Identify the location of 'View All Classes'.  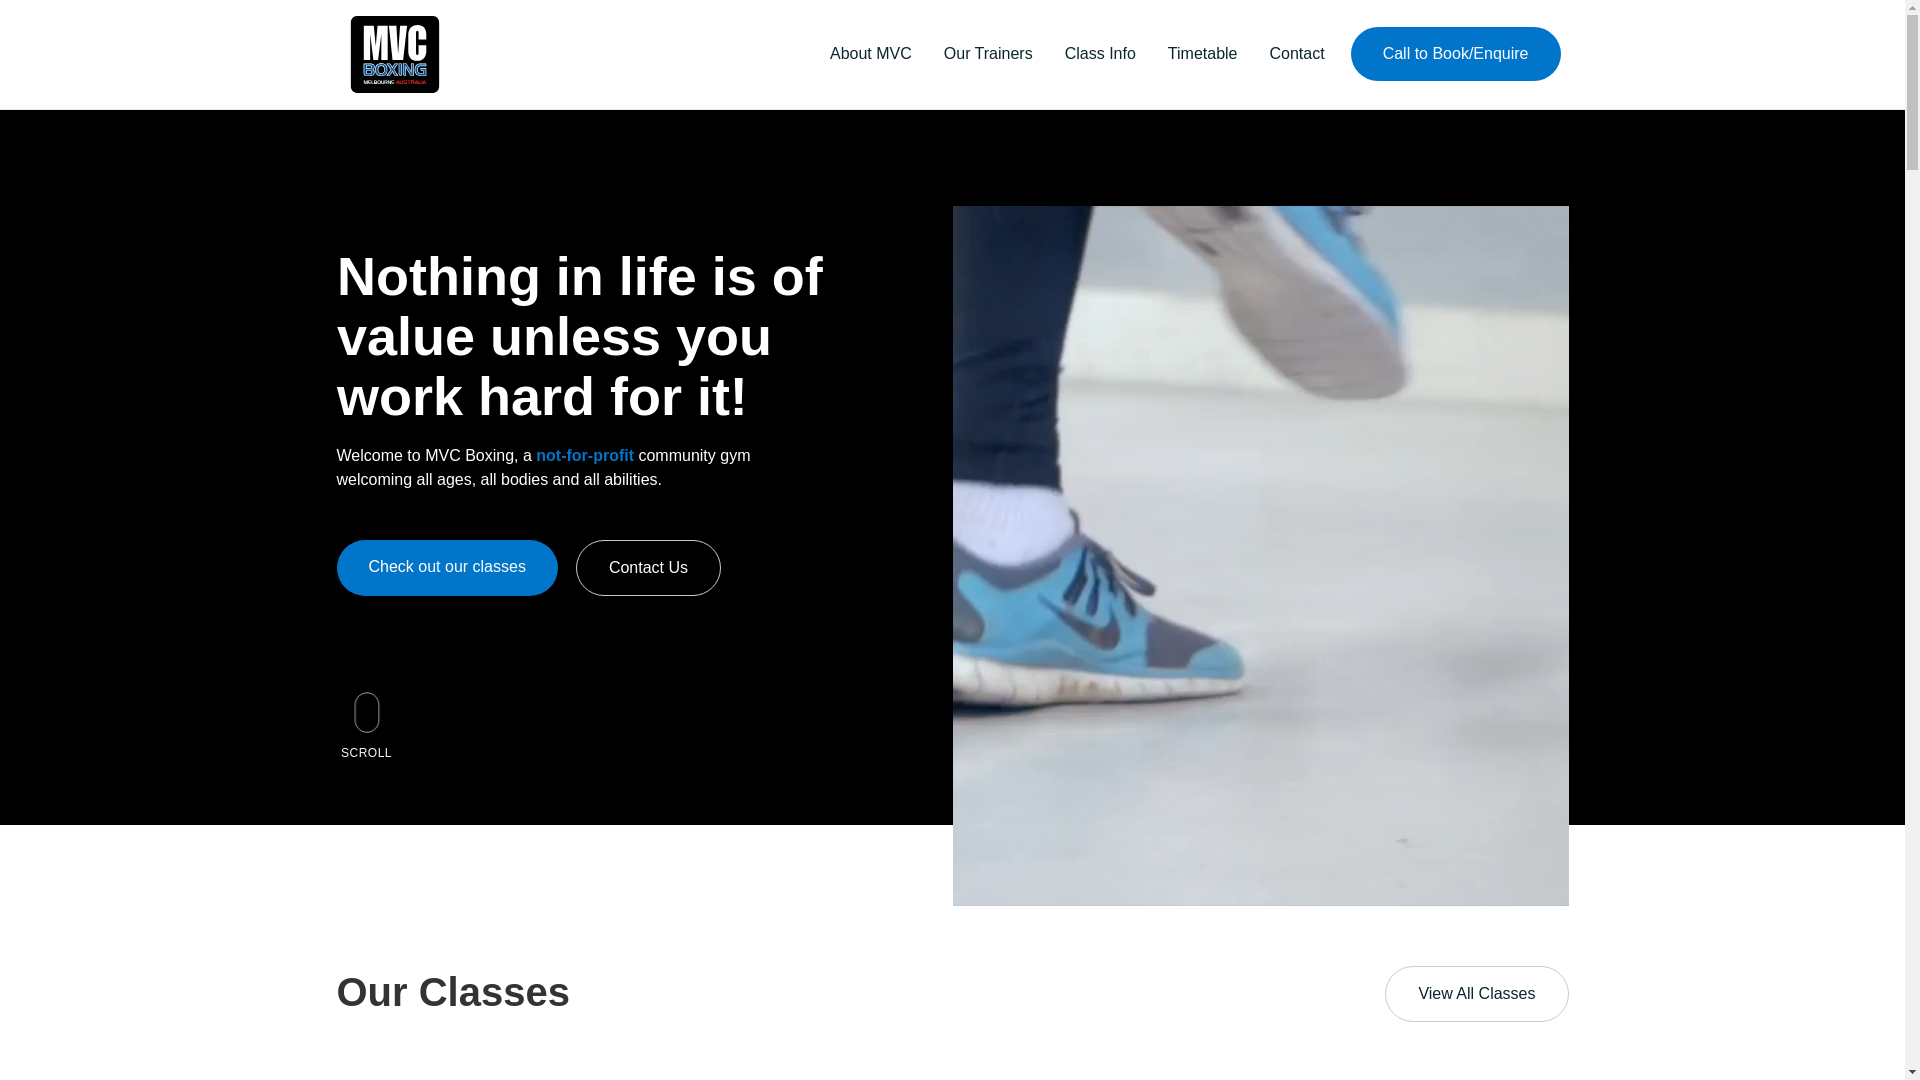
(1476, 994).